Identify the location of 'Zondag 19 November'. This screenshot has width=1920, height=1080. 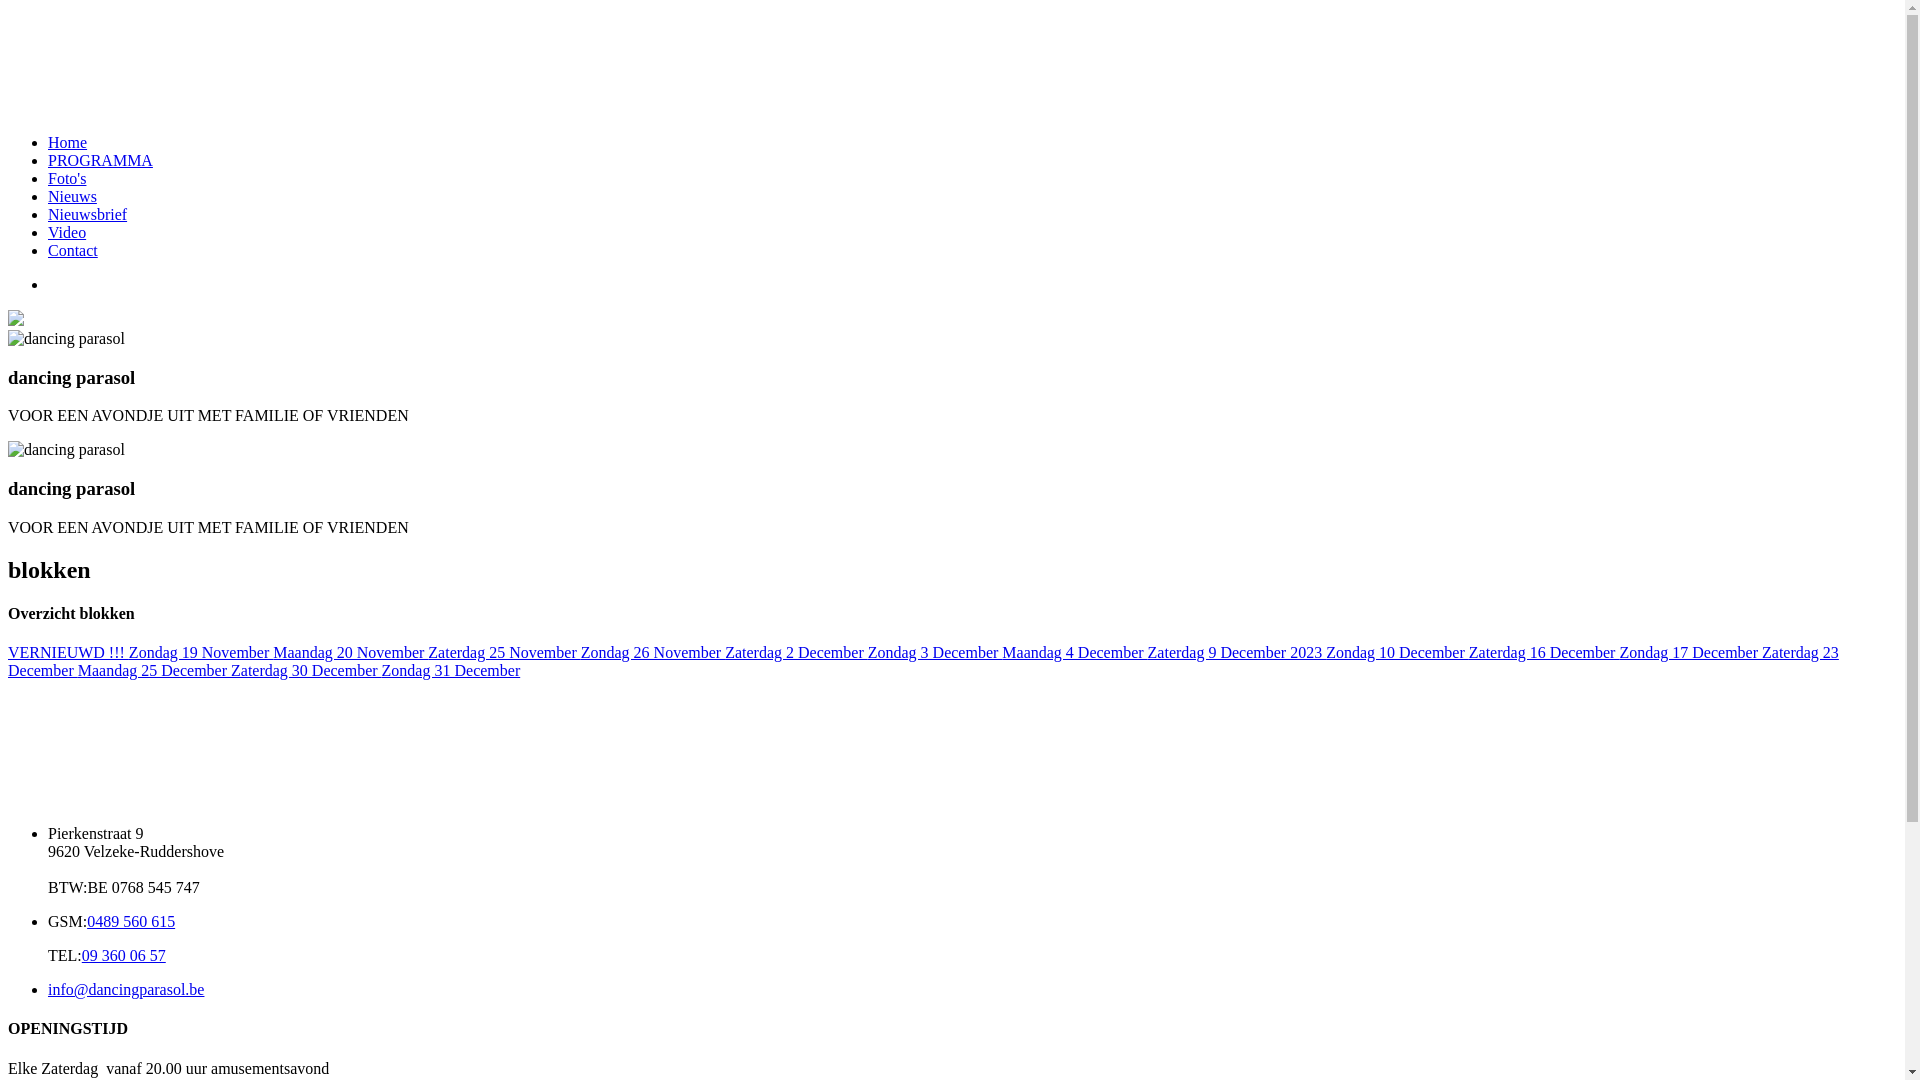
(201, 652).